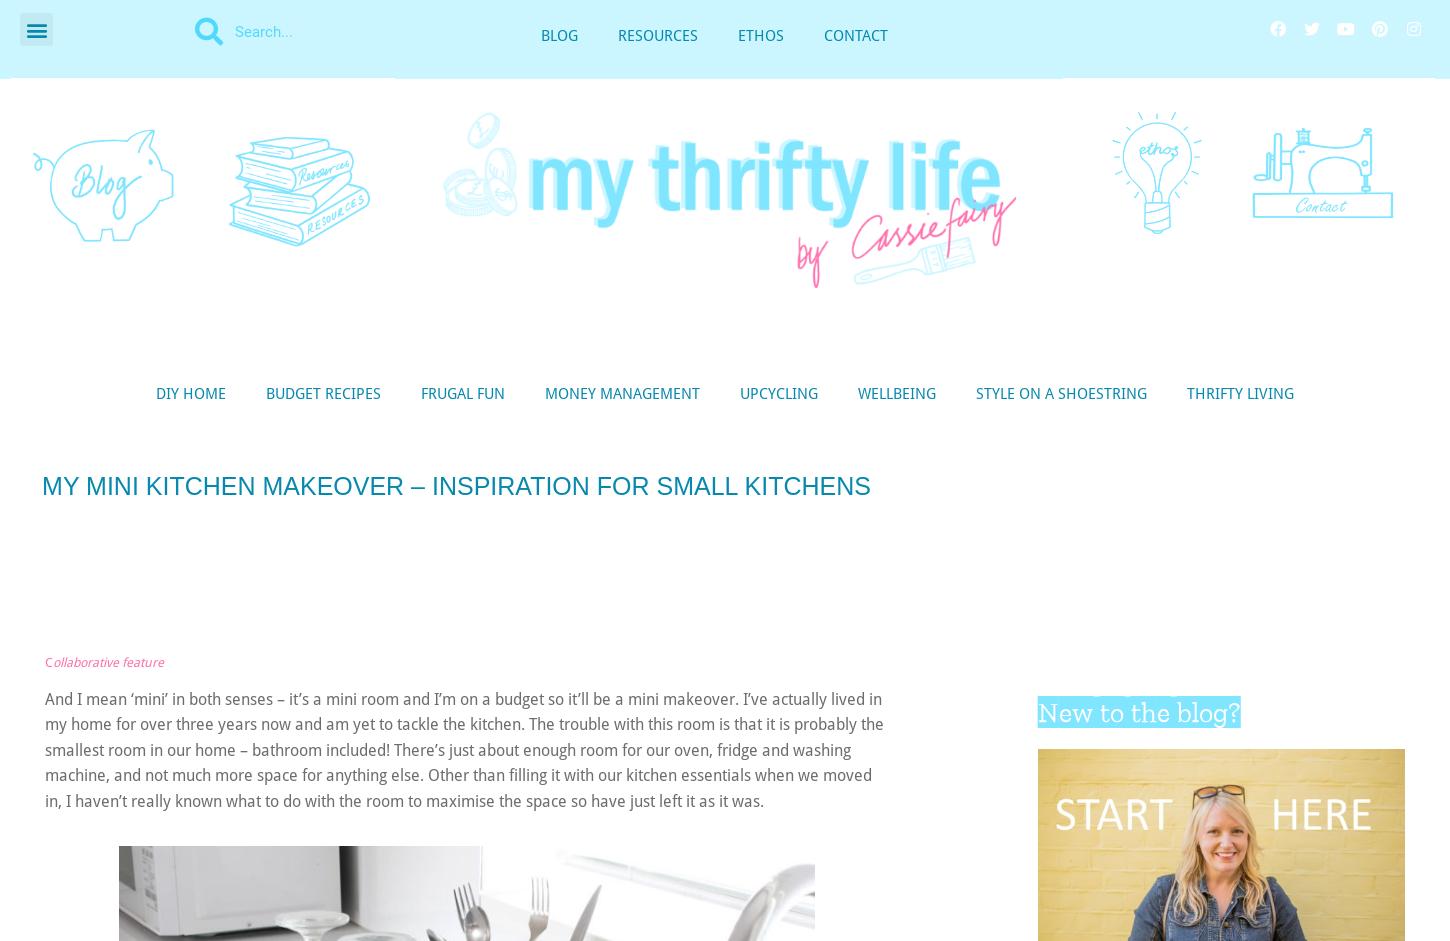 This screenshot has width=1450, height=941. Describe the element at coordinates (621, 392) in the screenshot. I see `'MONEY MANAGEMENT'` at that location.